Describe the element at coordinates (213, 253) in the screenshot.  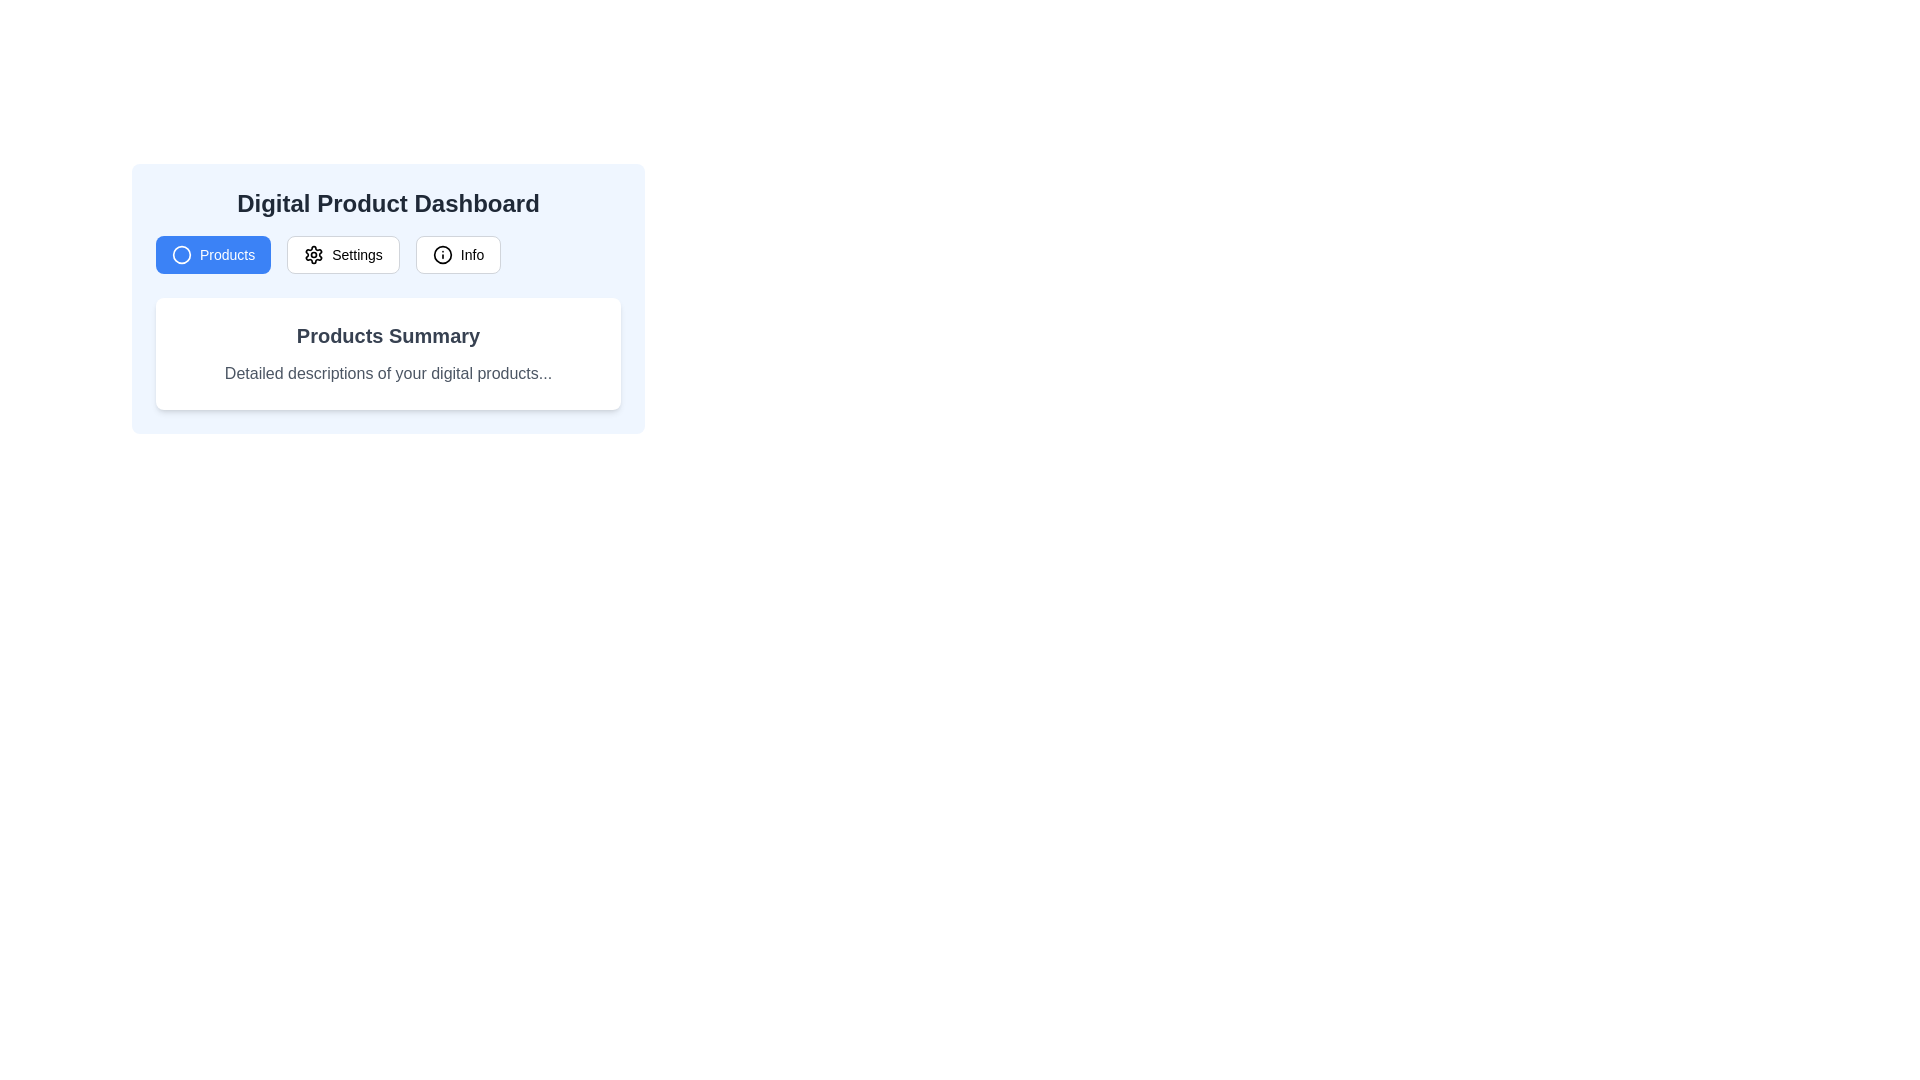
I see `the 'Products' button located under the 'Digital Product Dashboard'` at that location.